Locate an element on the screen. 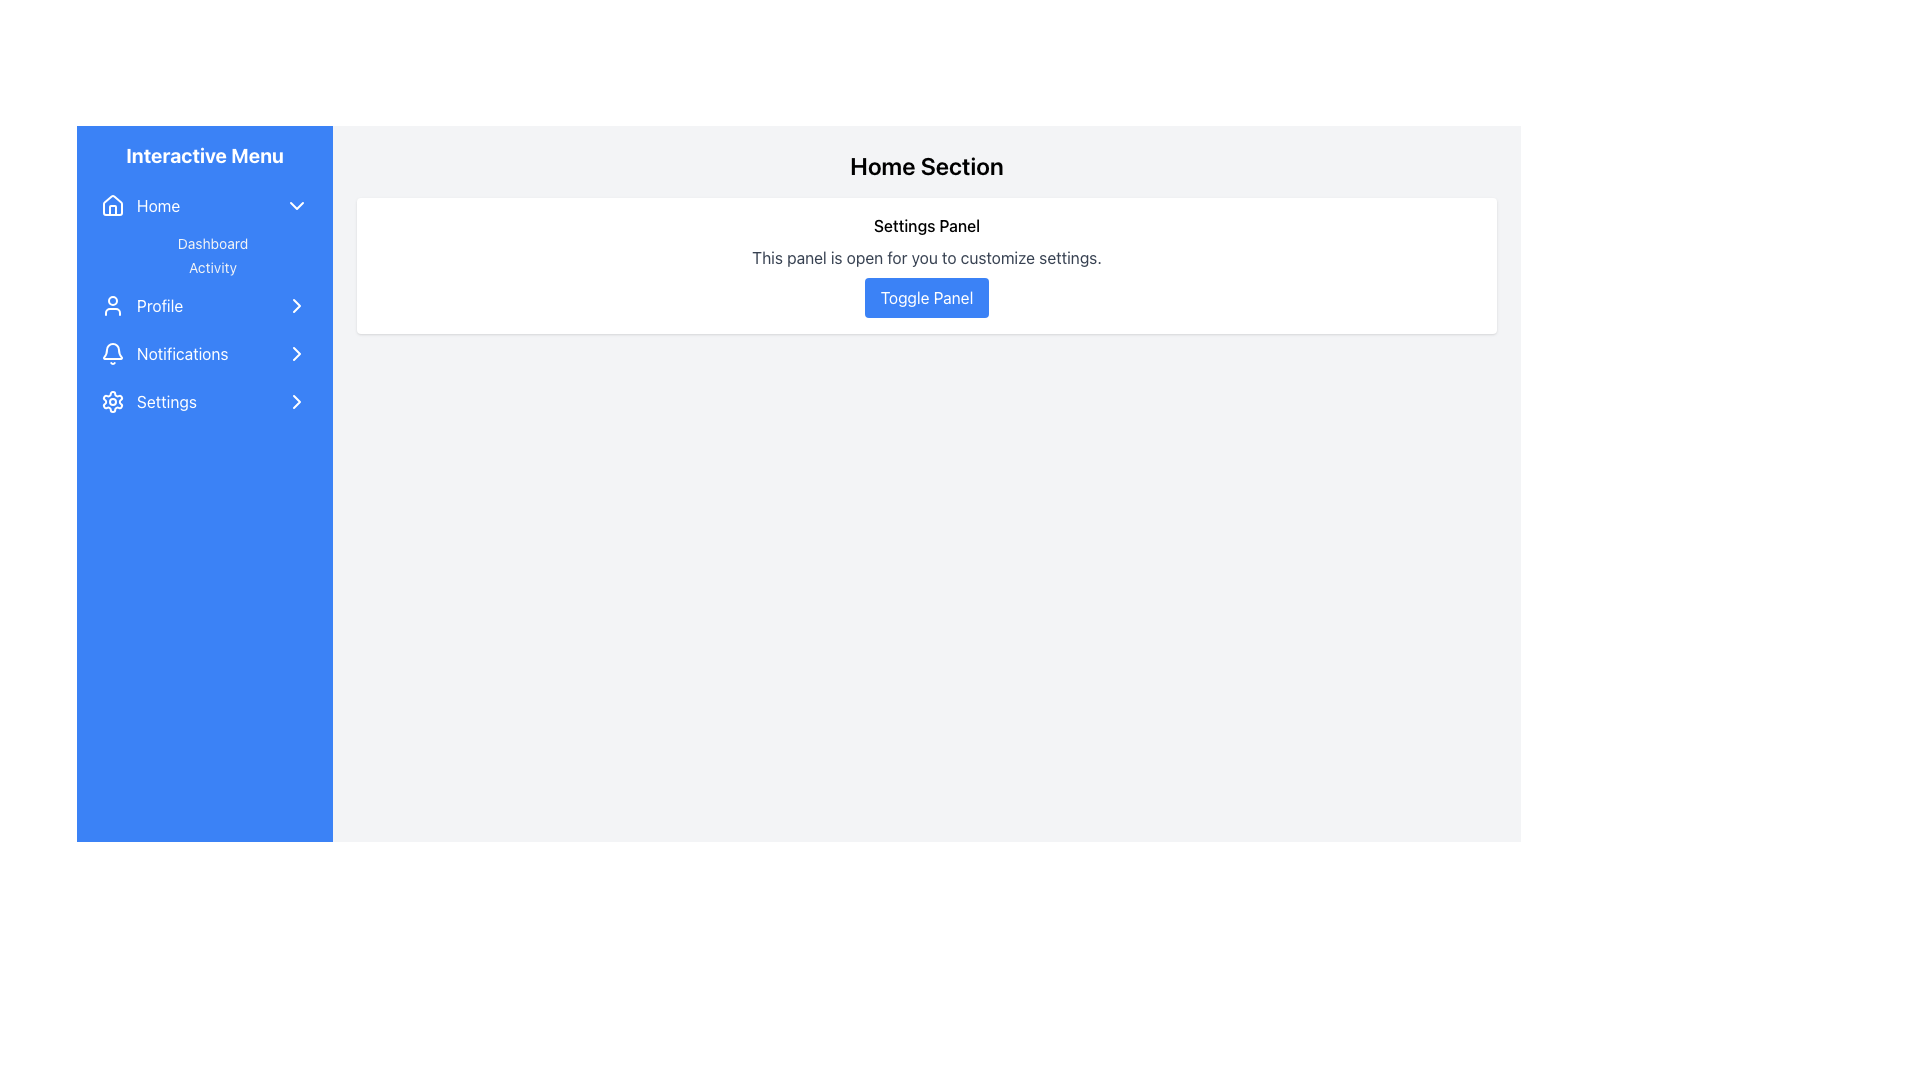 The height and width of the screenshot is (1080, 1920). the 'Home' icon in the sidebar menu, which visually indicates the 'Home' section of the interface is located at coordinates (112, 205).